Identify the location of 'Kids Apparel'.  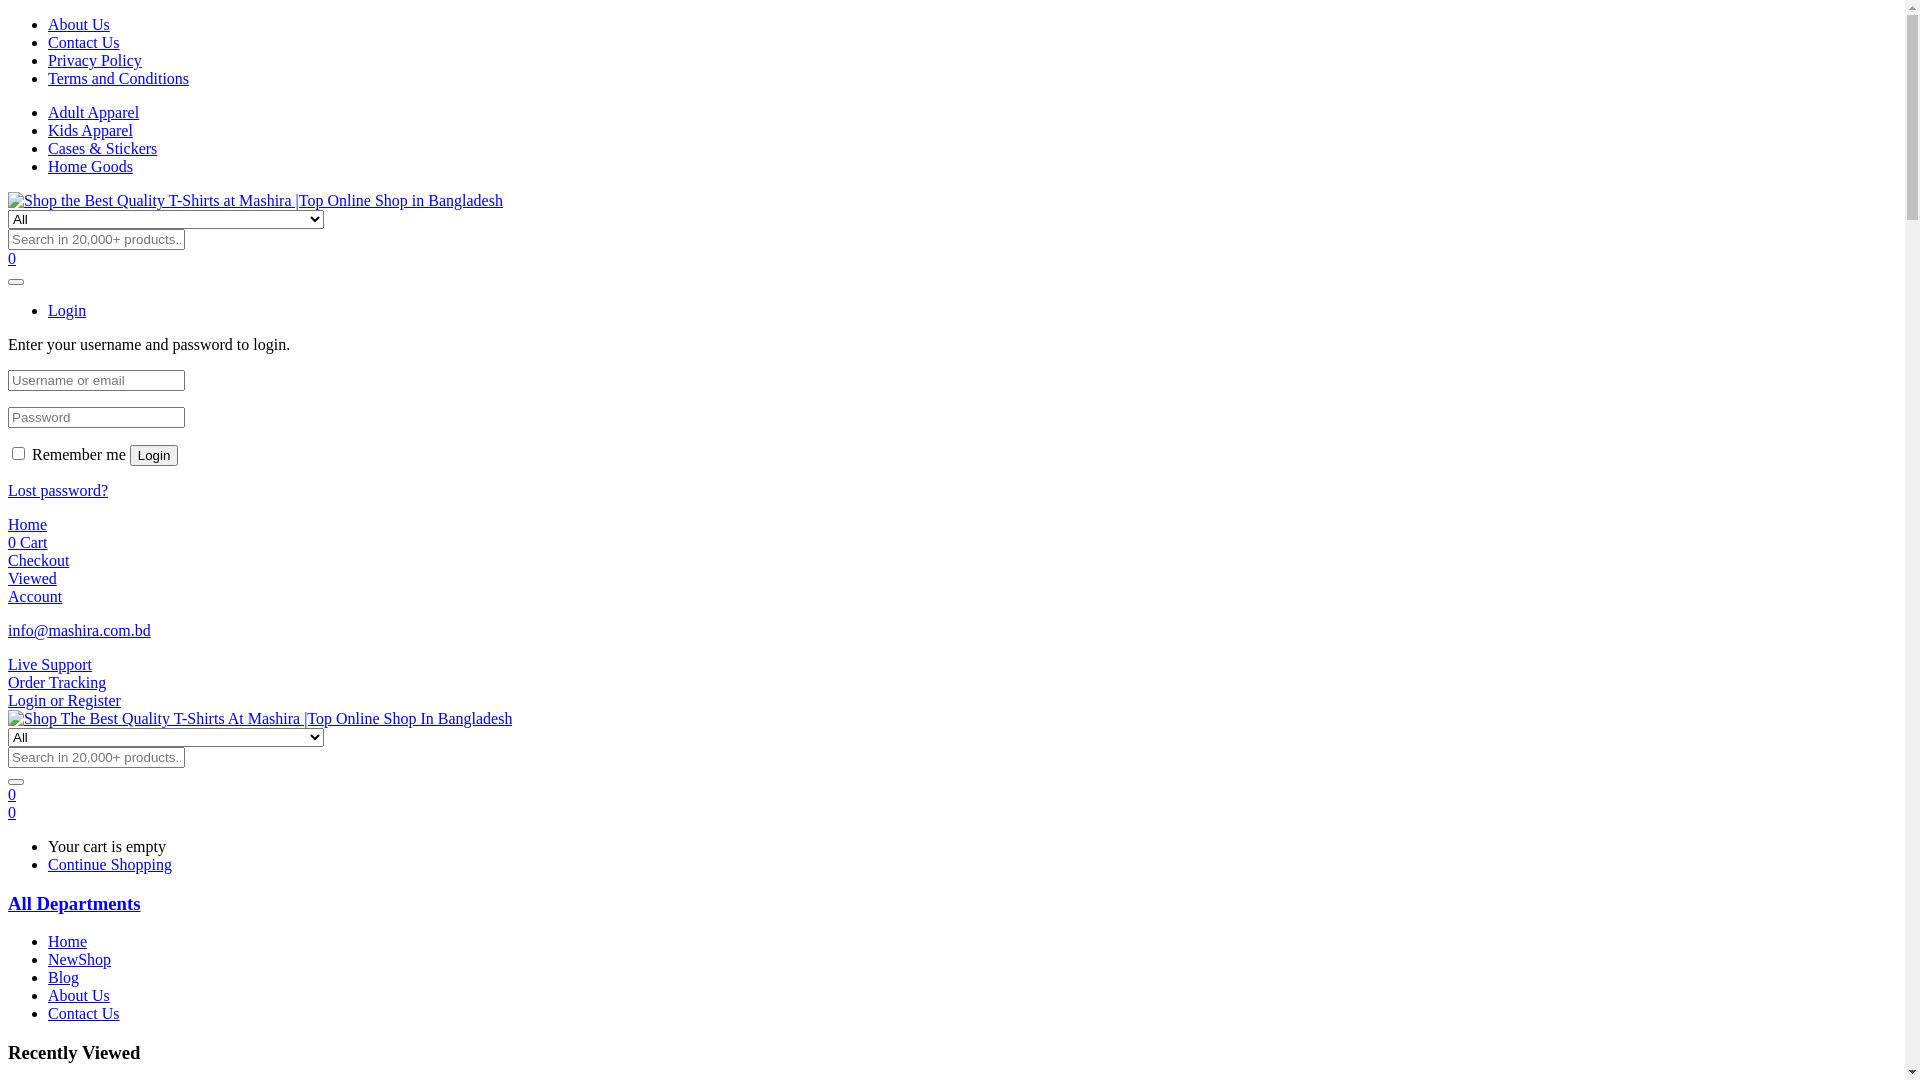
(89, 130).